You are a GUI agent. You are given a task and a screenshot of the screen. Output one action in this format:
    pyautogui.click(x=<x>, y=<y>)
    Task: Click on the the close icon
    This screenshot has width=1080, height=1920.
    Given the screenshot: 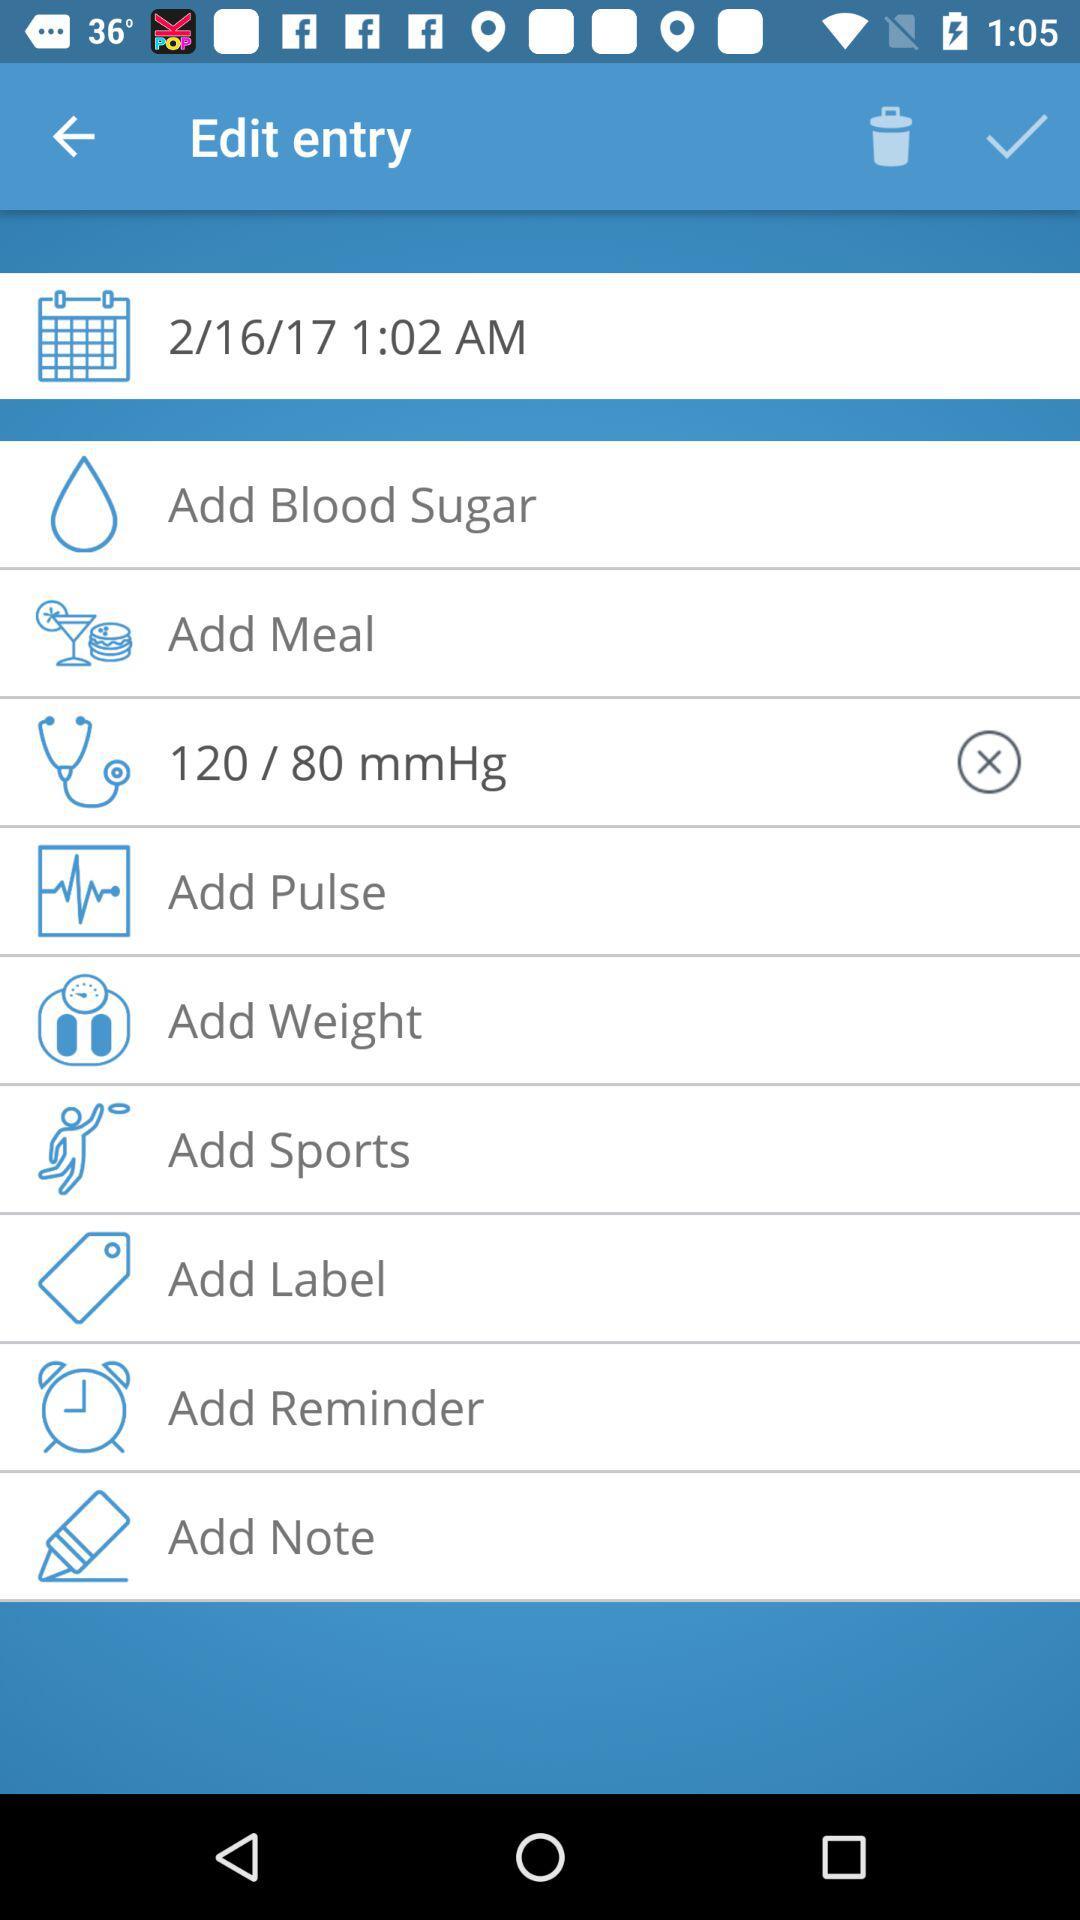 What is the action you would take?
    pyautogui.click(x=987, y=761)
    